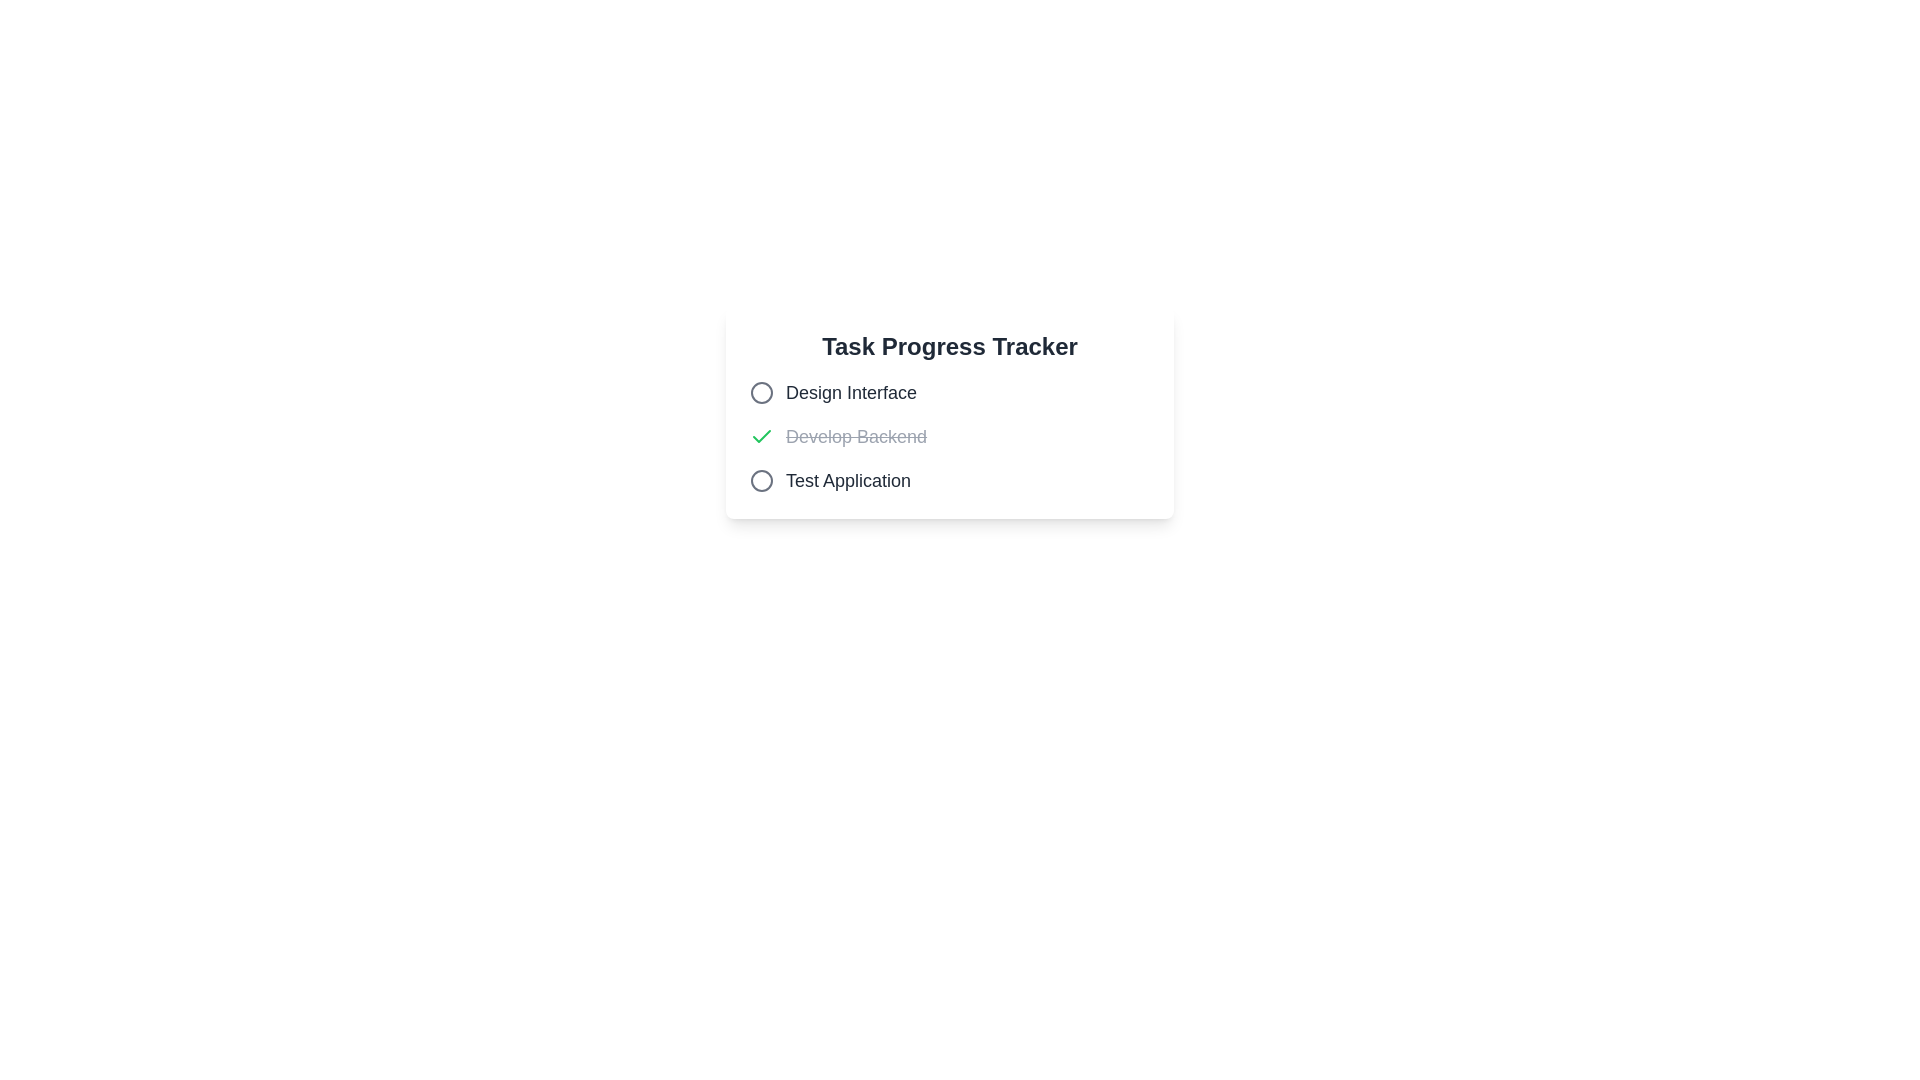 The height and width of the screenshot is (1080, 1920). Describe the element at coordinates (761, 393) in the screenshot. I see `the circular SVG icon with a gray stroke located on the top-left side of the 'Design Interface' text in the 'Task Progress Tracker' card` at that location.